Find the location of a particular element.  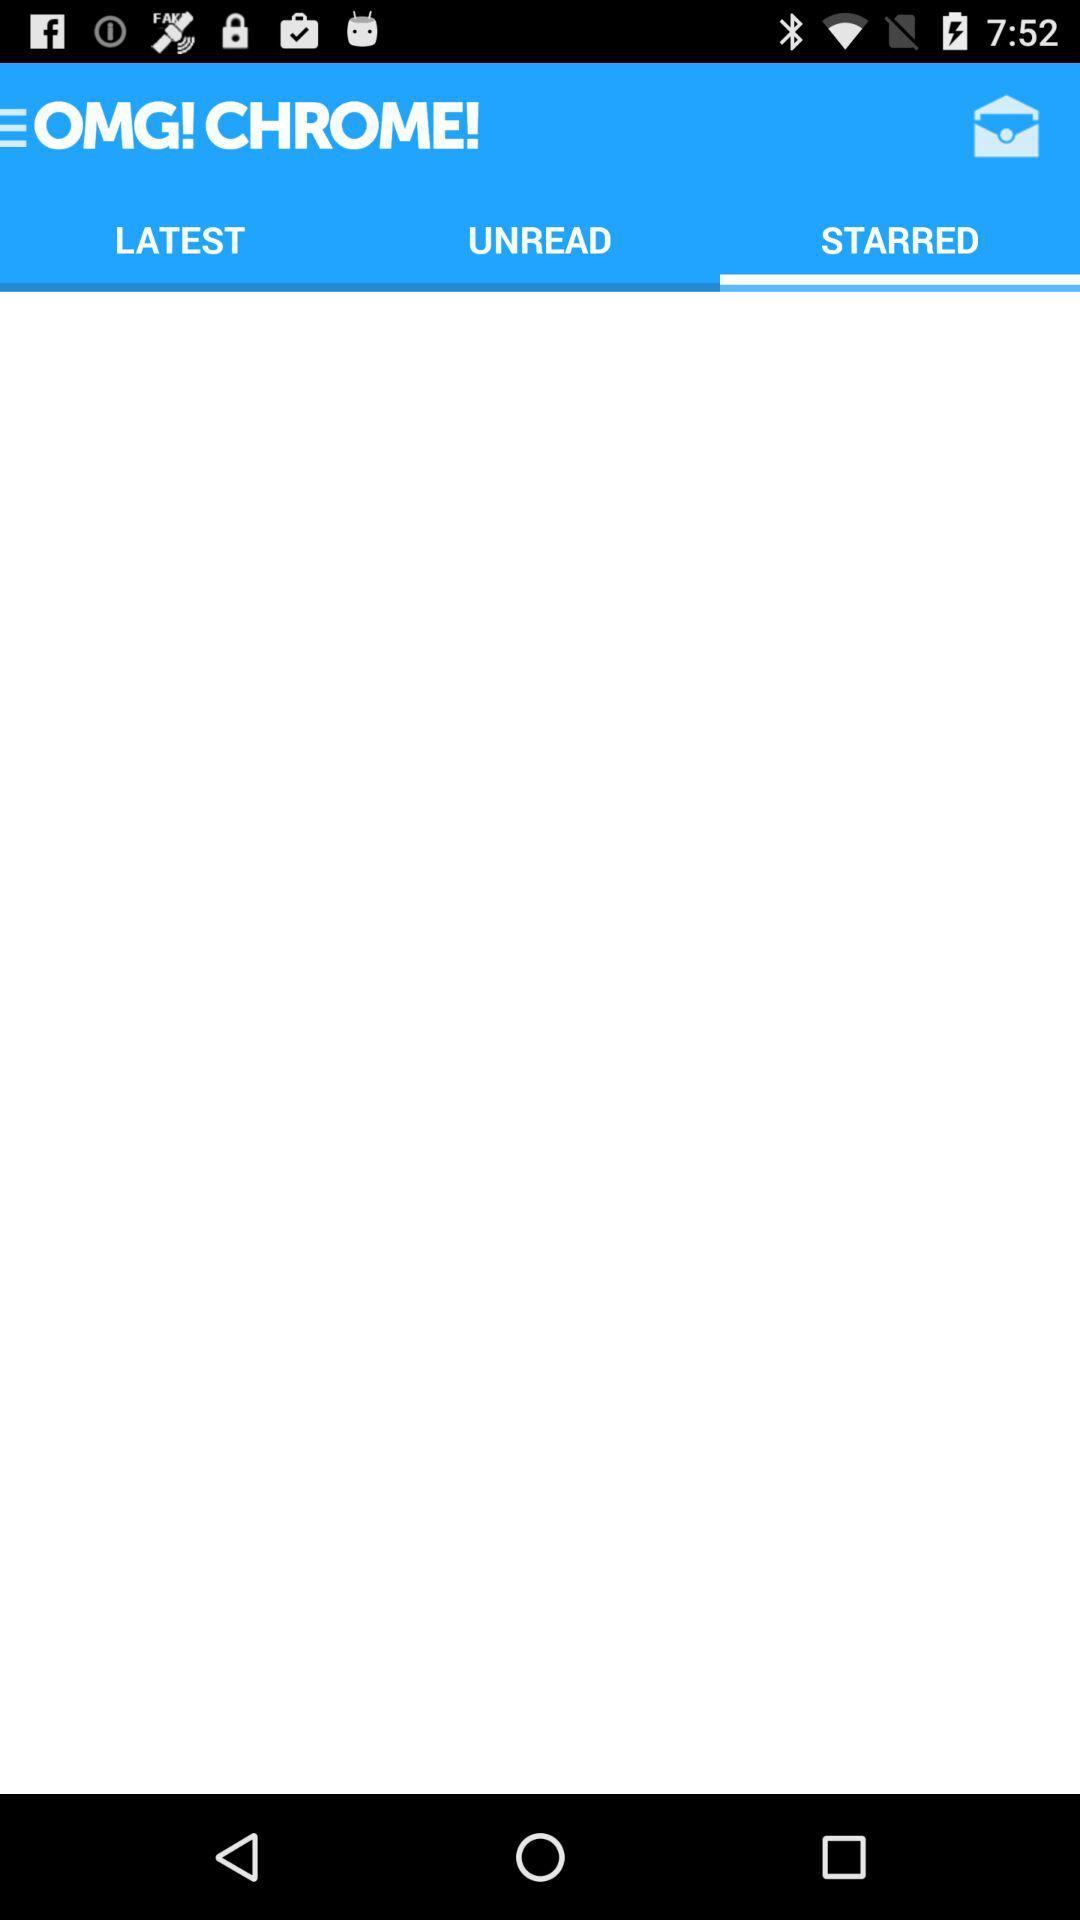

item next to unread app is located at coordinates (898, 239).